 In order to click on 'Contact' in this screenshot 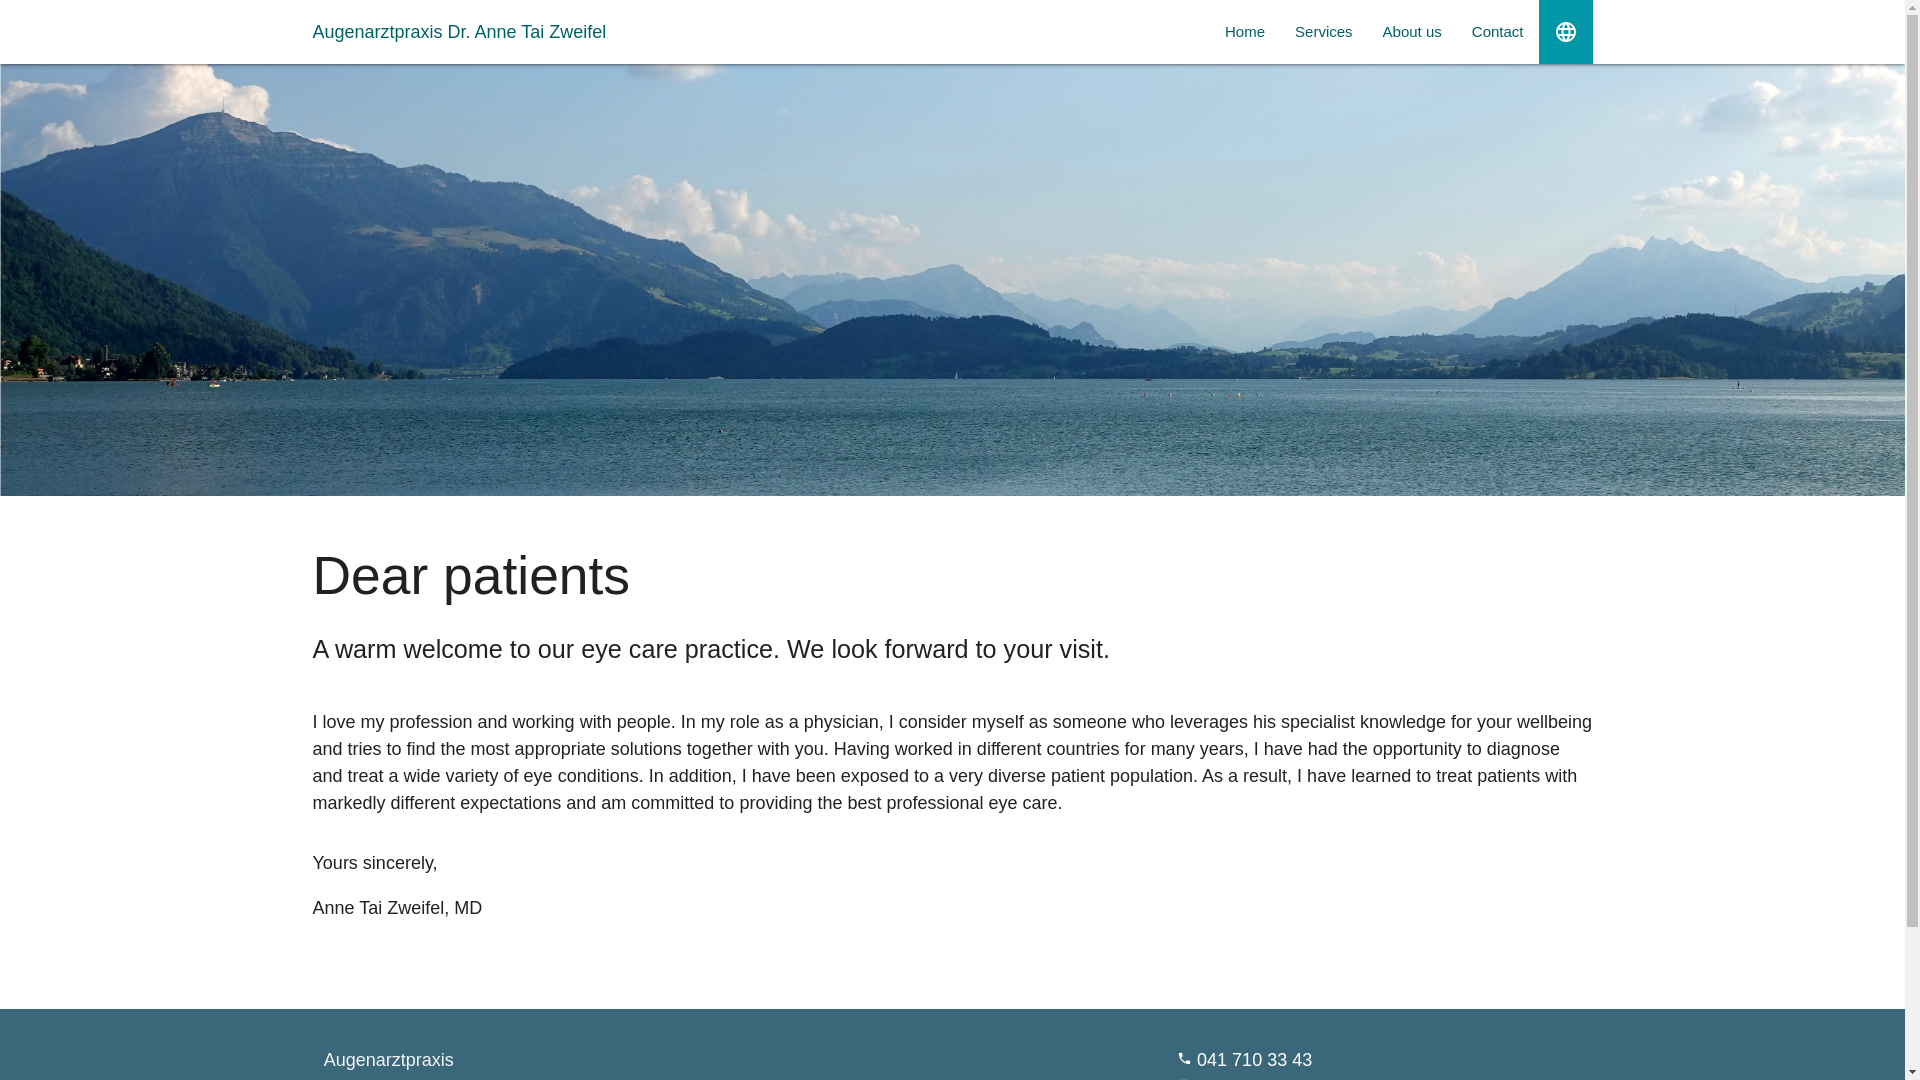, I will do `click(1457, 31)`.